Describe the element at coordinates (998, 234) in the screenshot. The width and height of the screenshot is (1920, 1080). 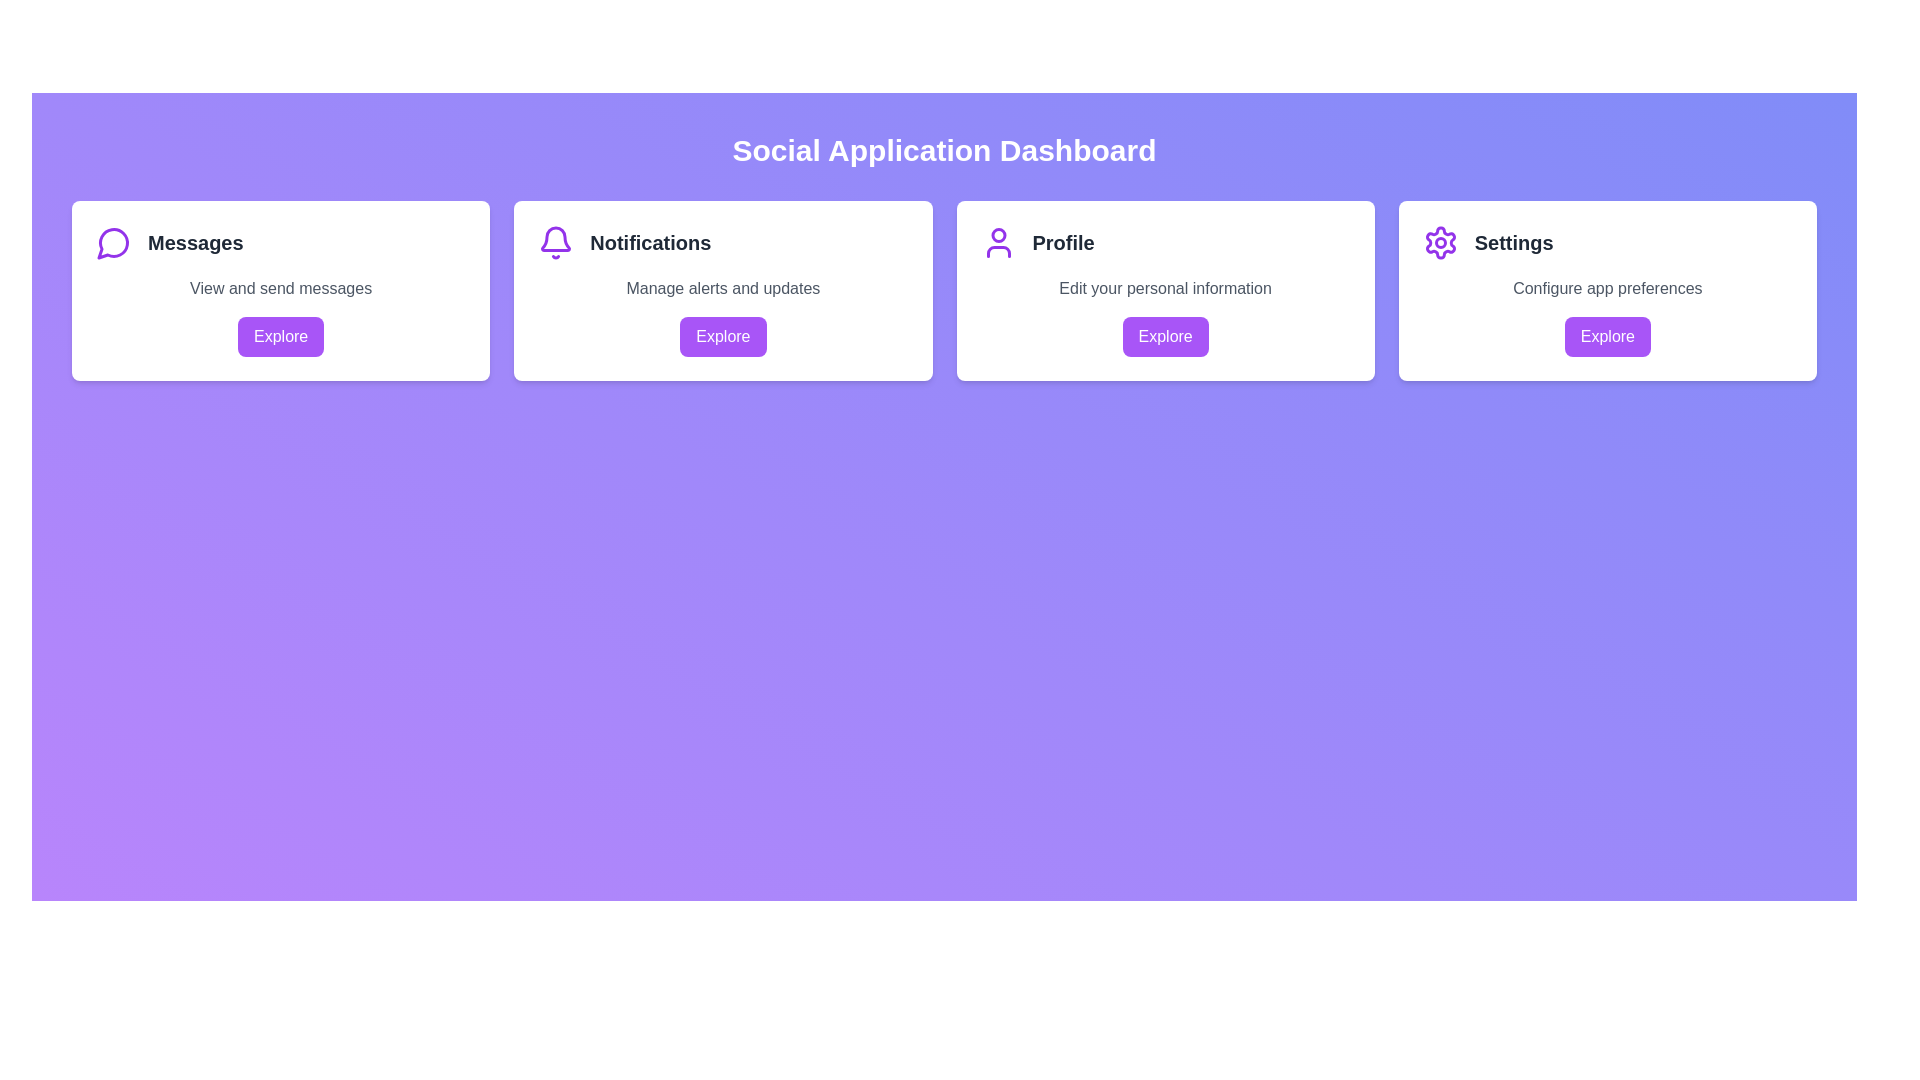
I see `the decorative graphical element representing the user's head in the profile section, located next to the notifications section` at that location.